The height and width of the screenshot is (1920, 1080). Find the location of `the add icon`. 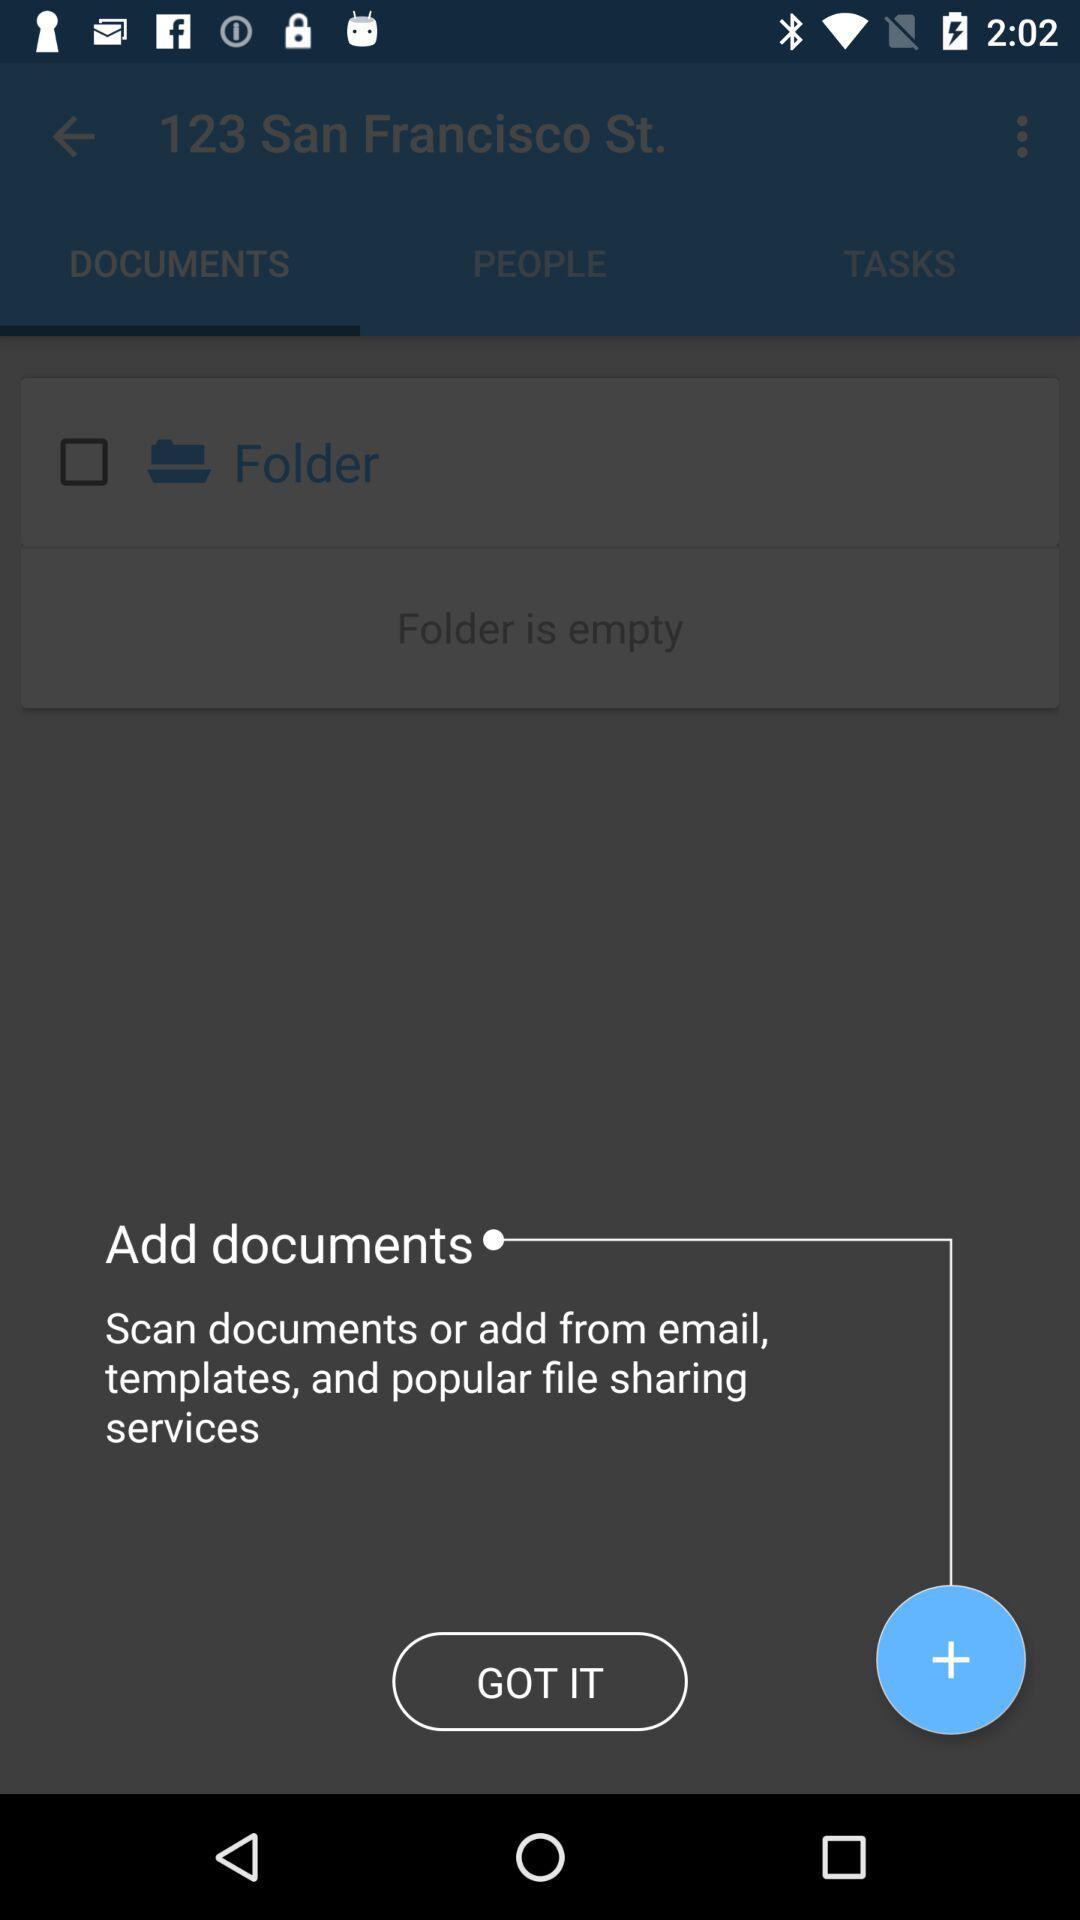

the add icon is located at coordinates (950, 1659).